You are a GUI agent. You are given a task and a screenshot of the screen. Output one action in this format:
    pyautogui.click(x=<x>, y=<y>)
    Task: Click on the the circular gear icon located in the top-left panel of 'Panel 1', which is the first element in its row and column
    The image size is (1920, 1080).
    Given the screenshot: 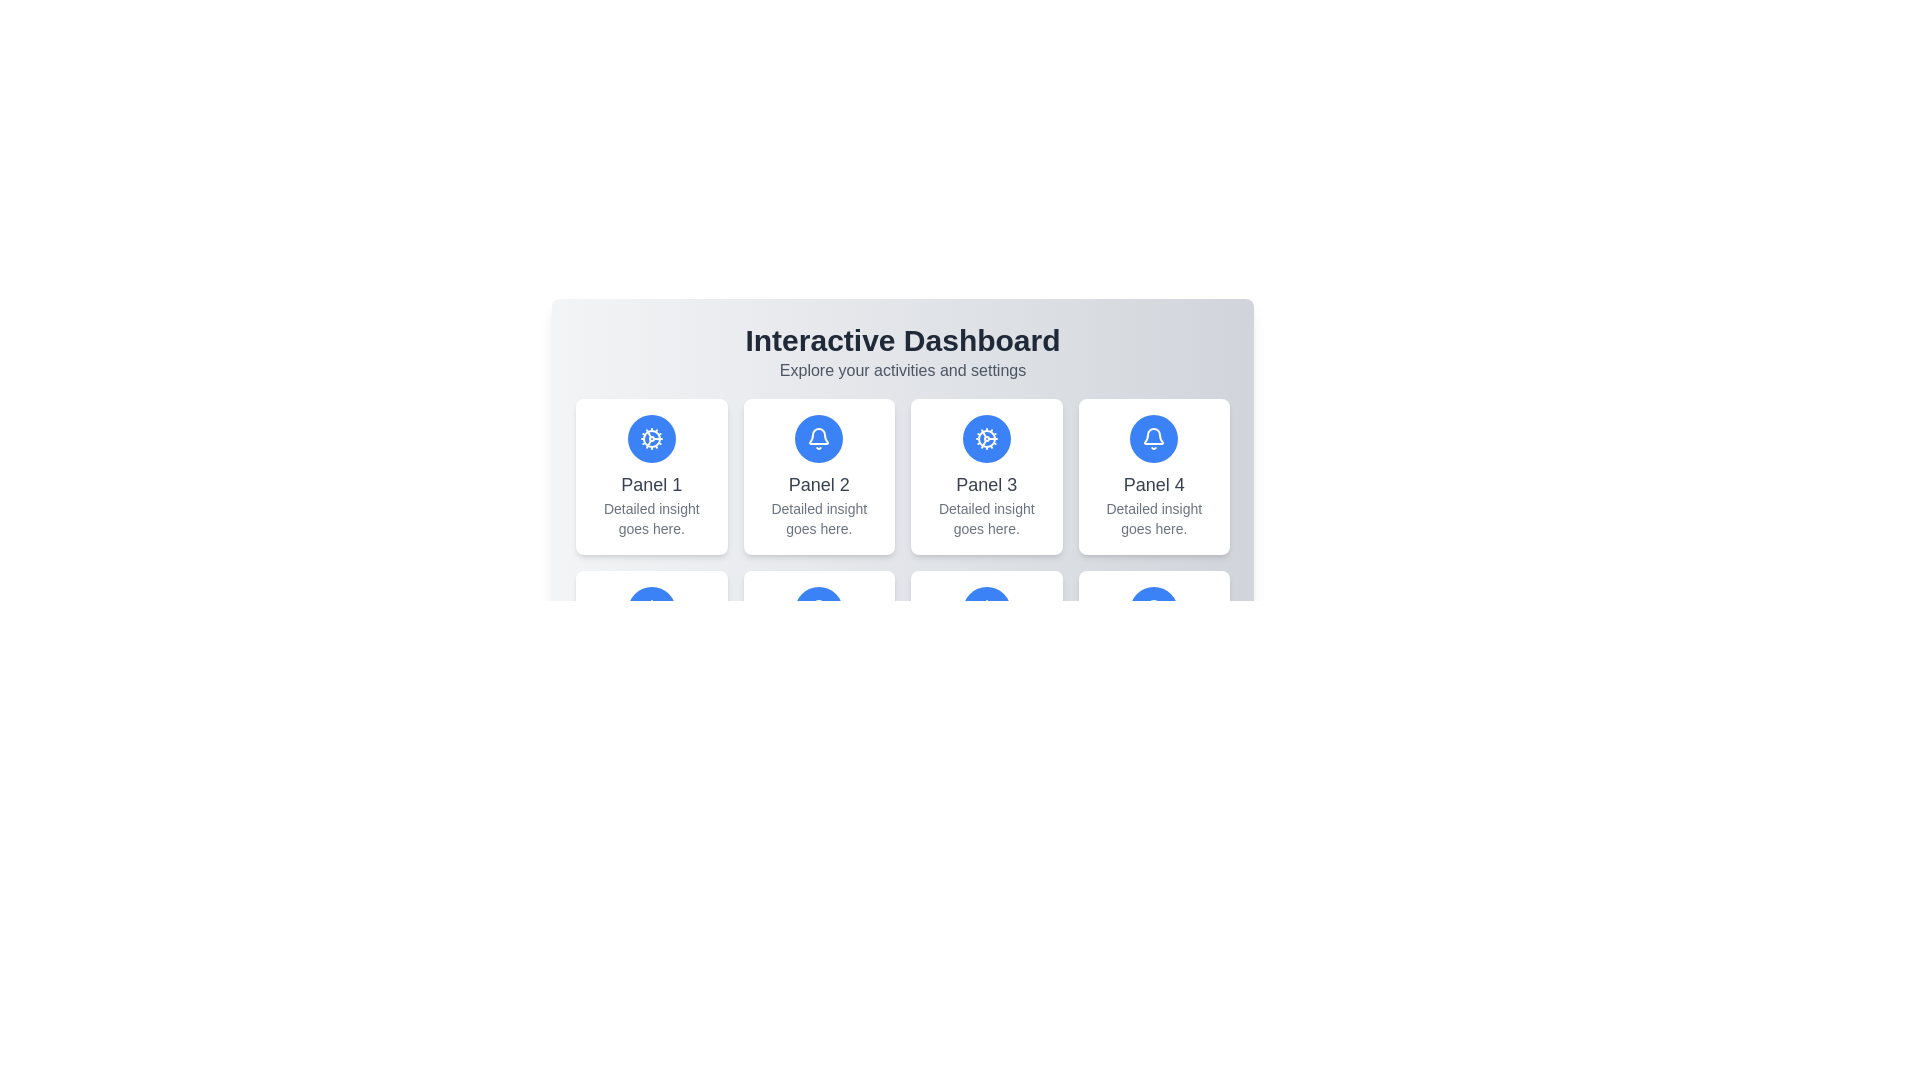 What is the action you would take?
    pyautogui.click(x=986, y=438)
    